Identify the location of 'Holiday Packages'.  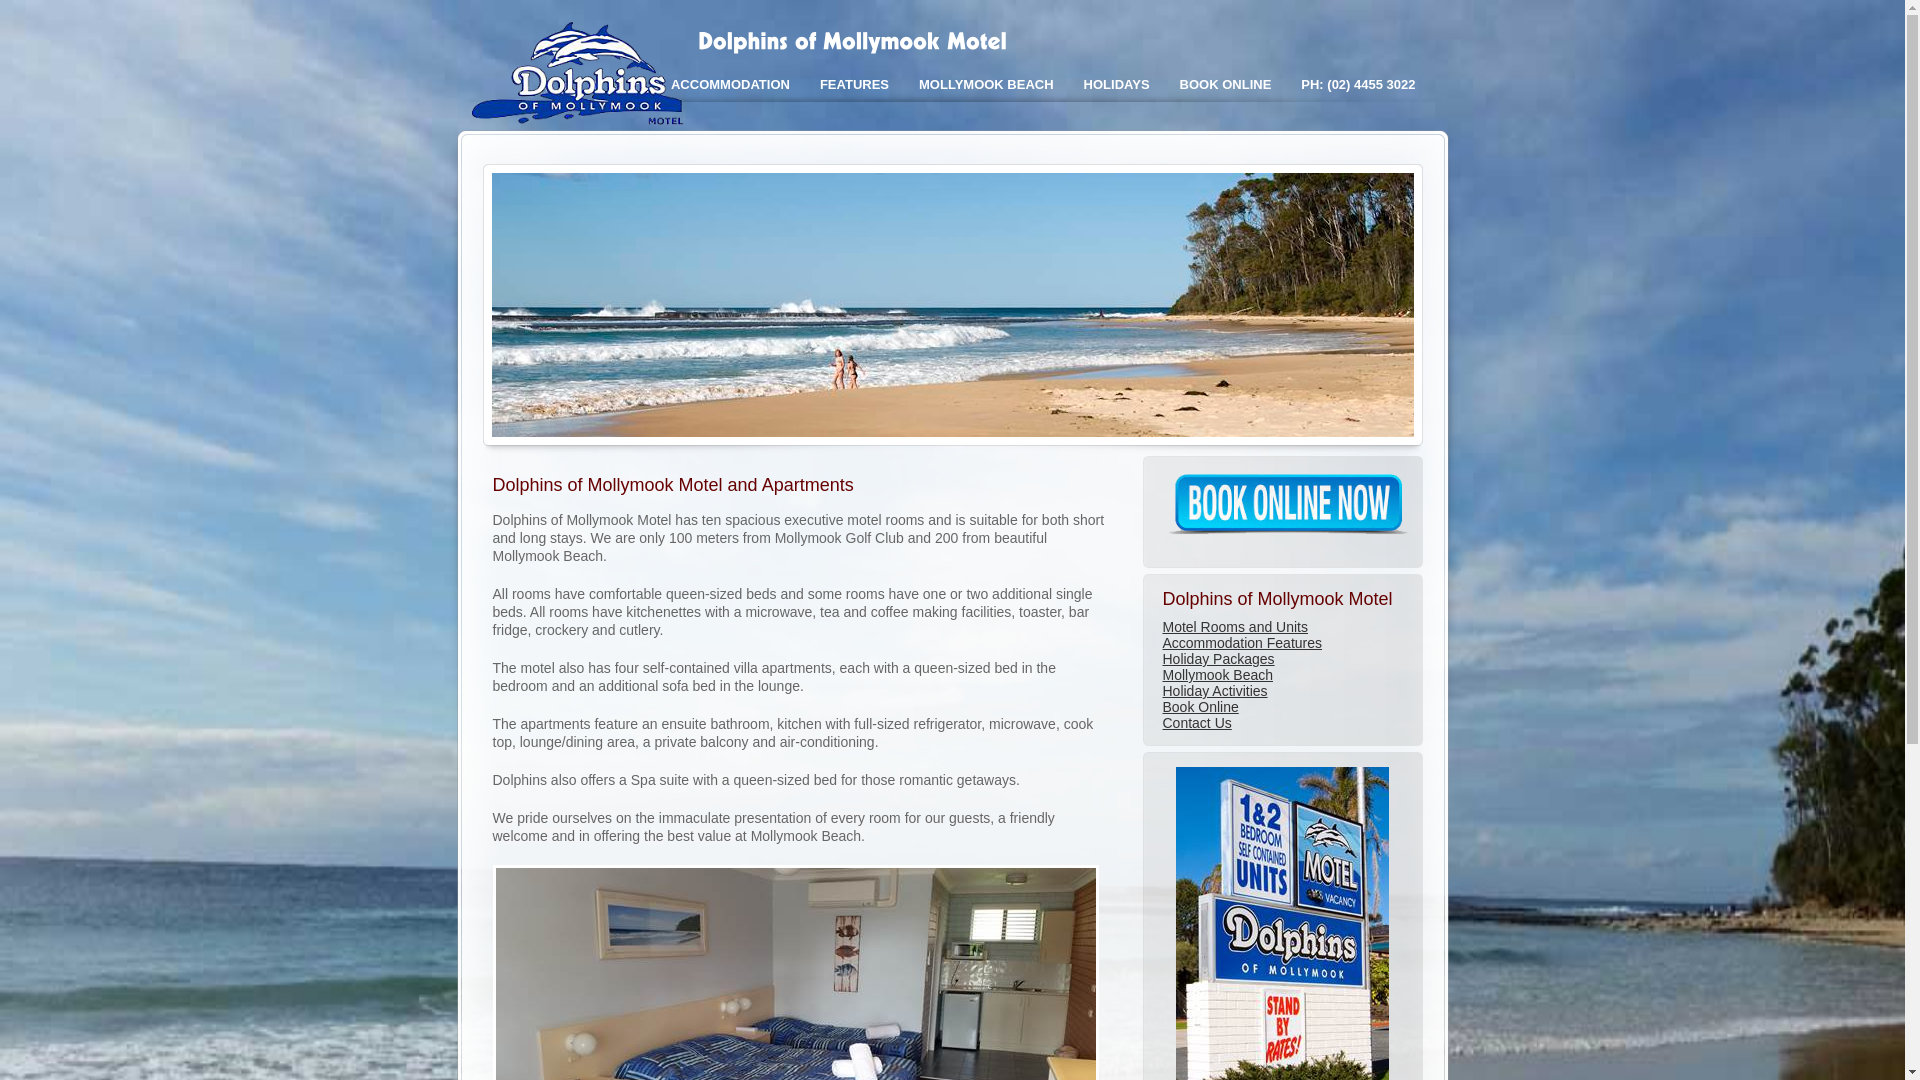
(1161, 659).